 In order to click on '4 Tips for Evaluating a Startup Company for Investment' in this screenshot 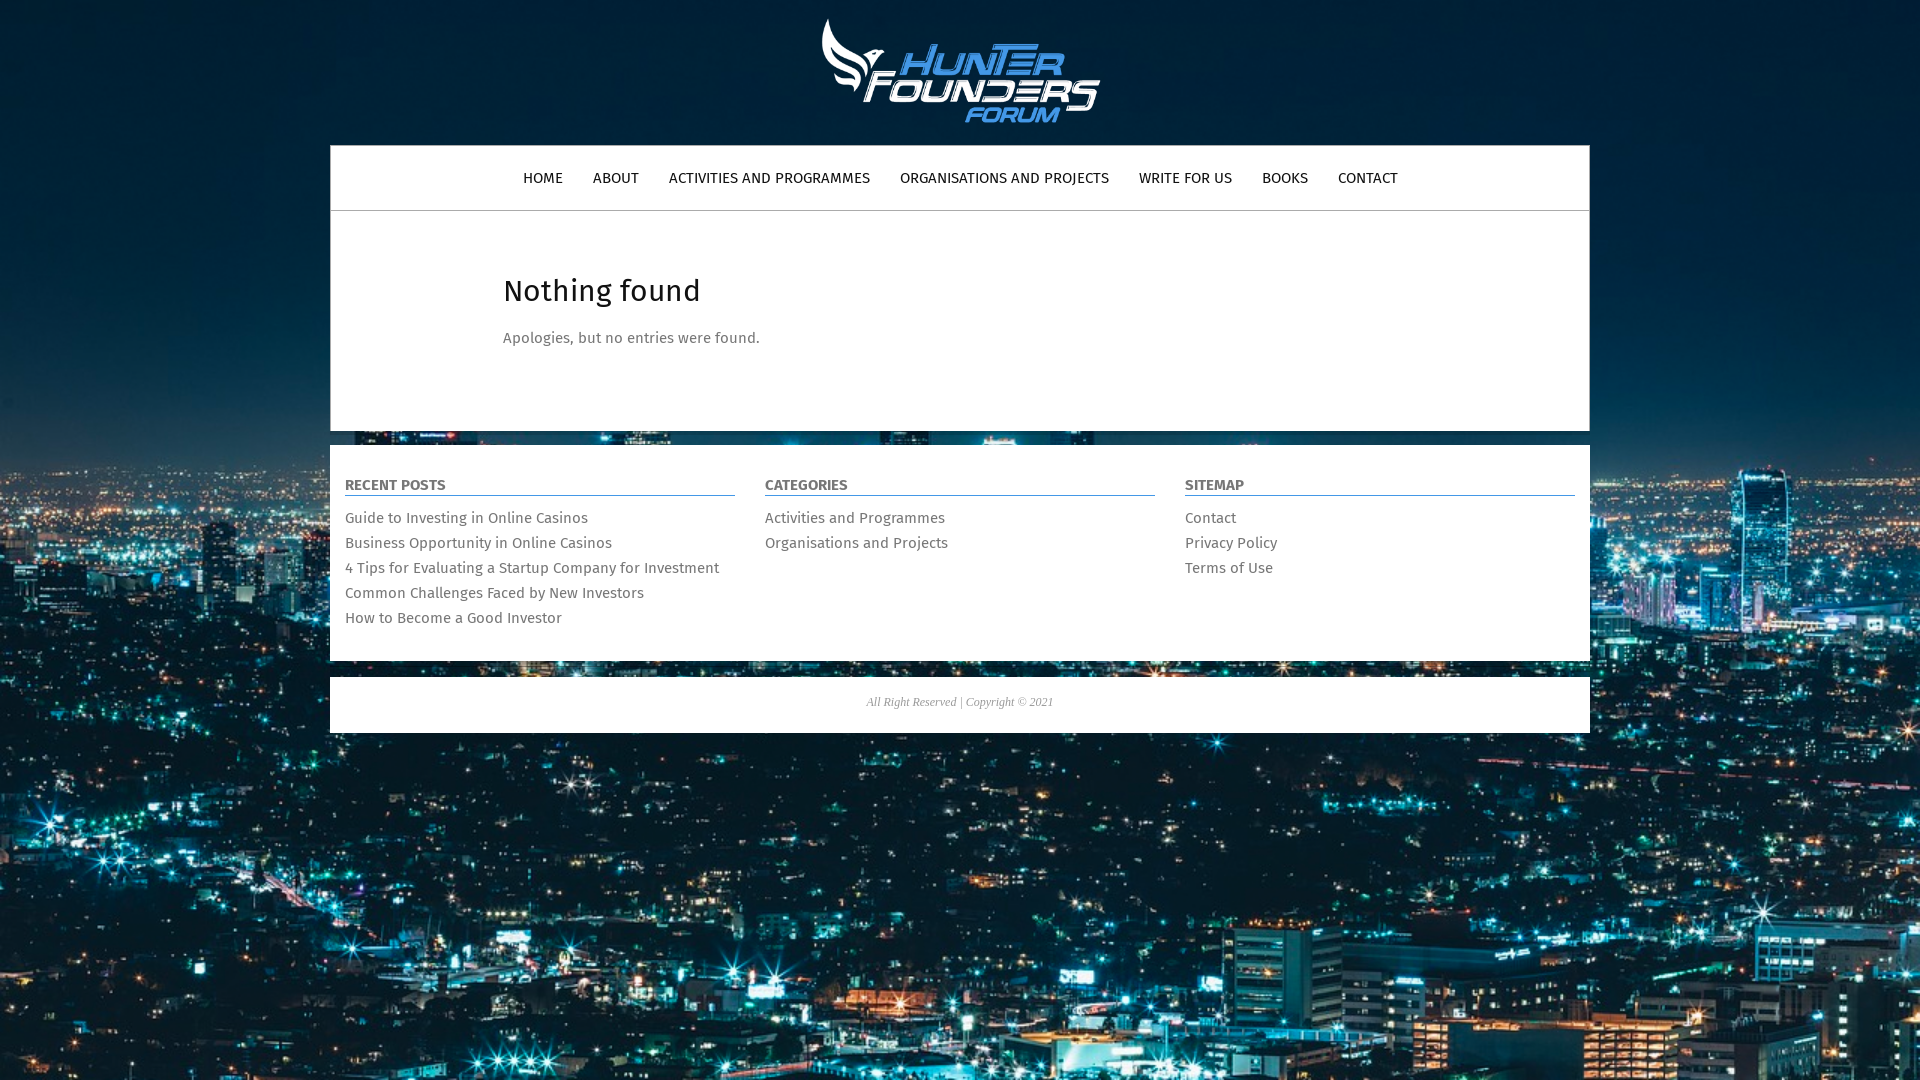, I will do `click(532, 567)`.